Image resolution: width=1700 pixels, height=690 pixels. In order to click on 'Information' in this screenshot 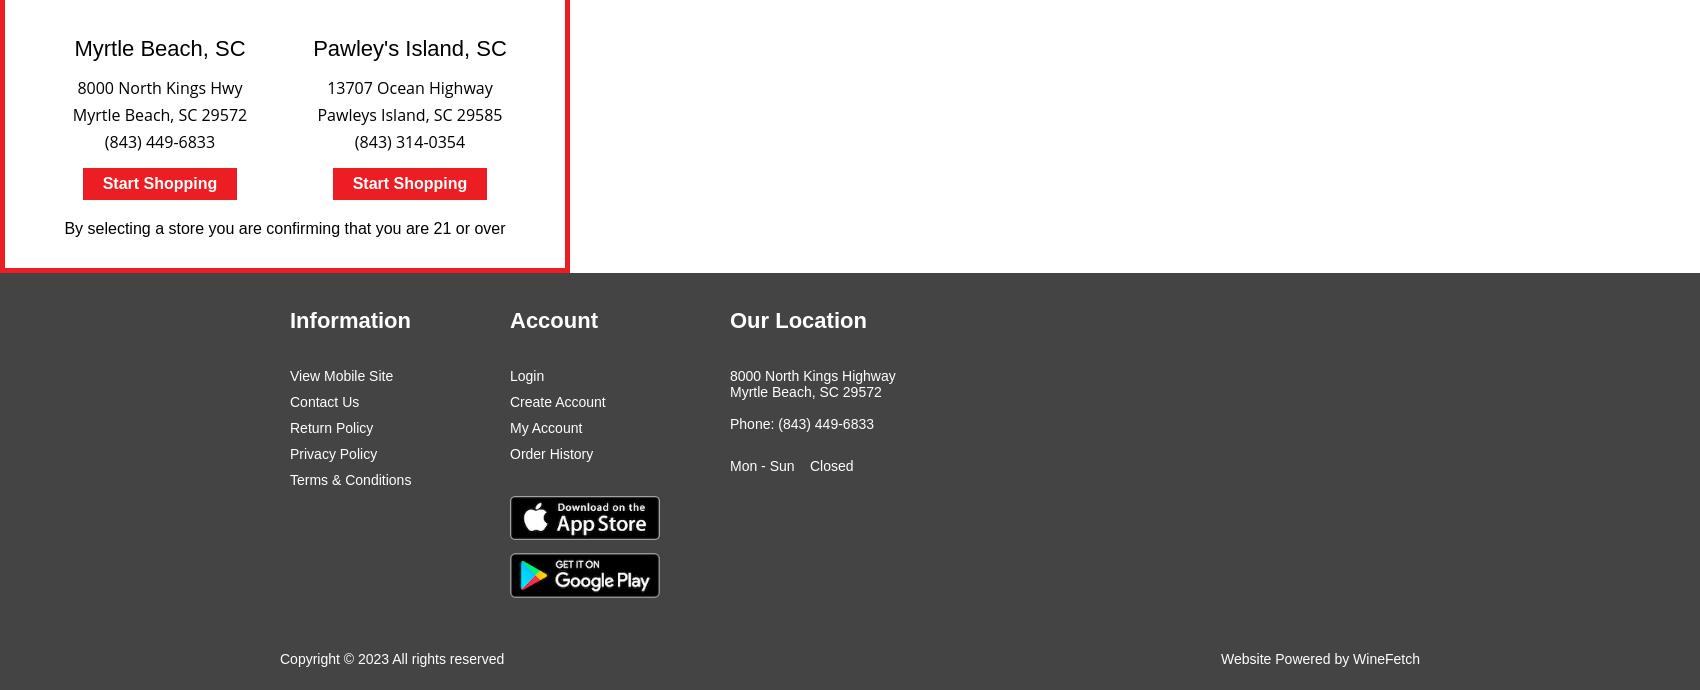, I will do `click(290, 318)`.